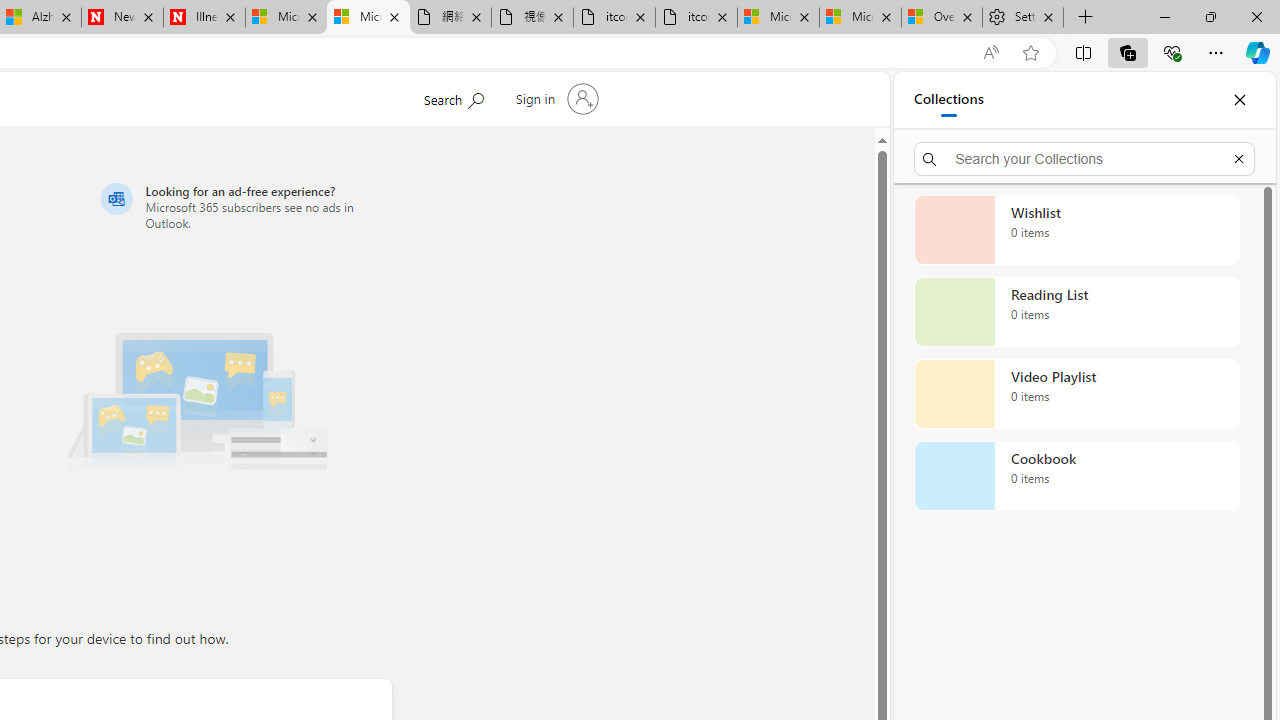 The image size is (1280, 720). Describe the element at coordinates (1076, 229) in the screenshot. I see `'Wishlist collection, 0 items'` at that location.